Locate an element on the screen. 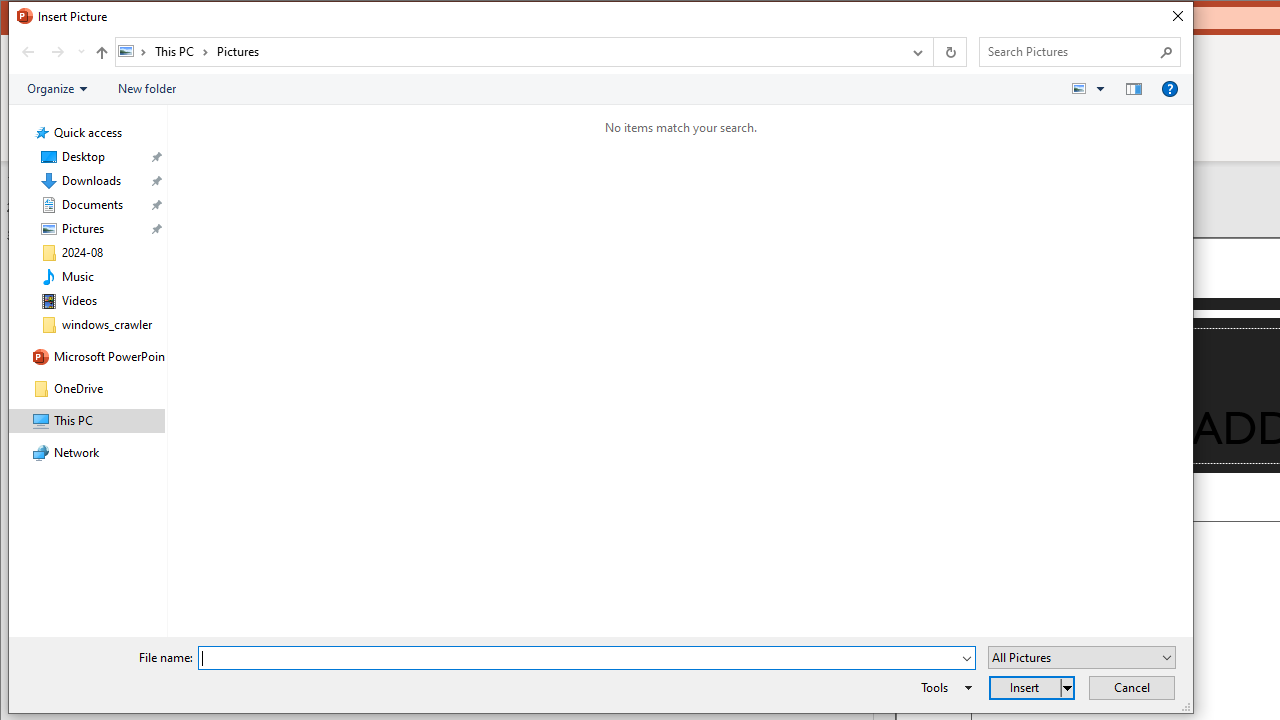 This screenshot has width=1280, height=720. 'Tools' is located at coordinates (942, 686).